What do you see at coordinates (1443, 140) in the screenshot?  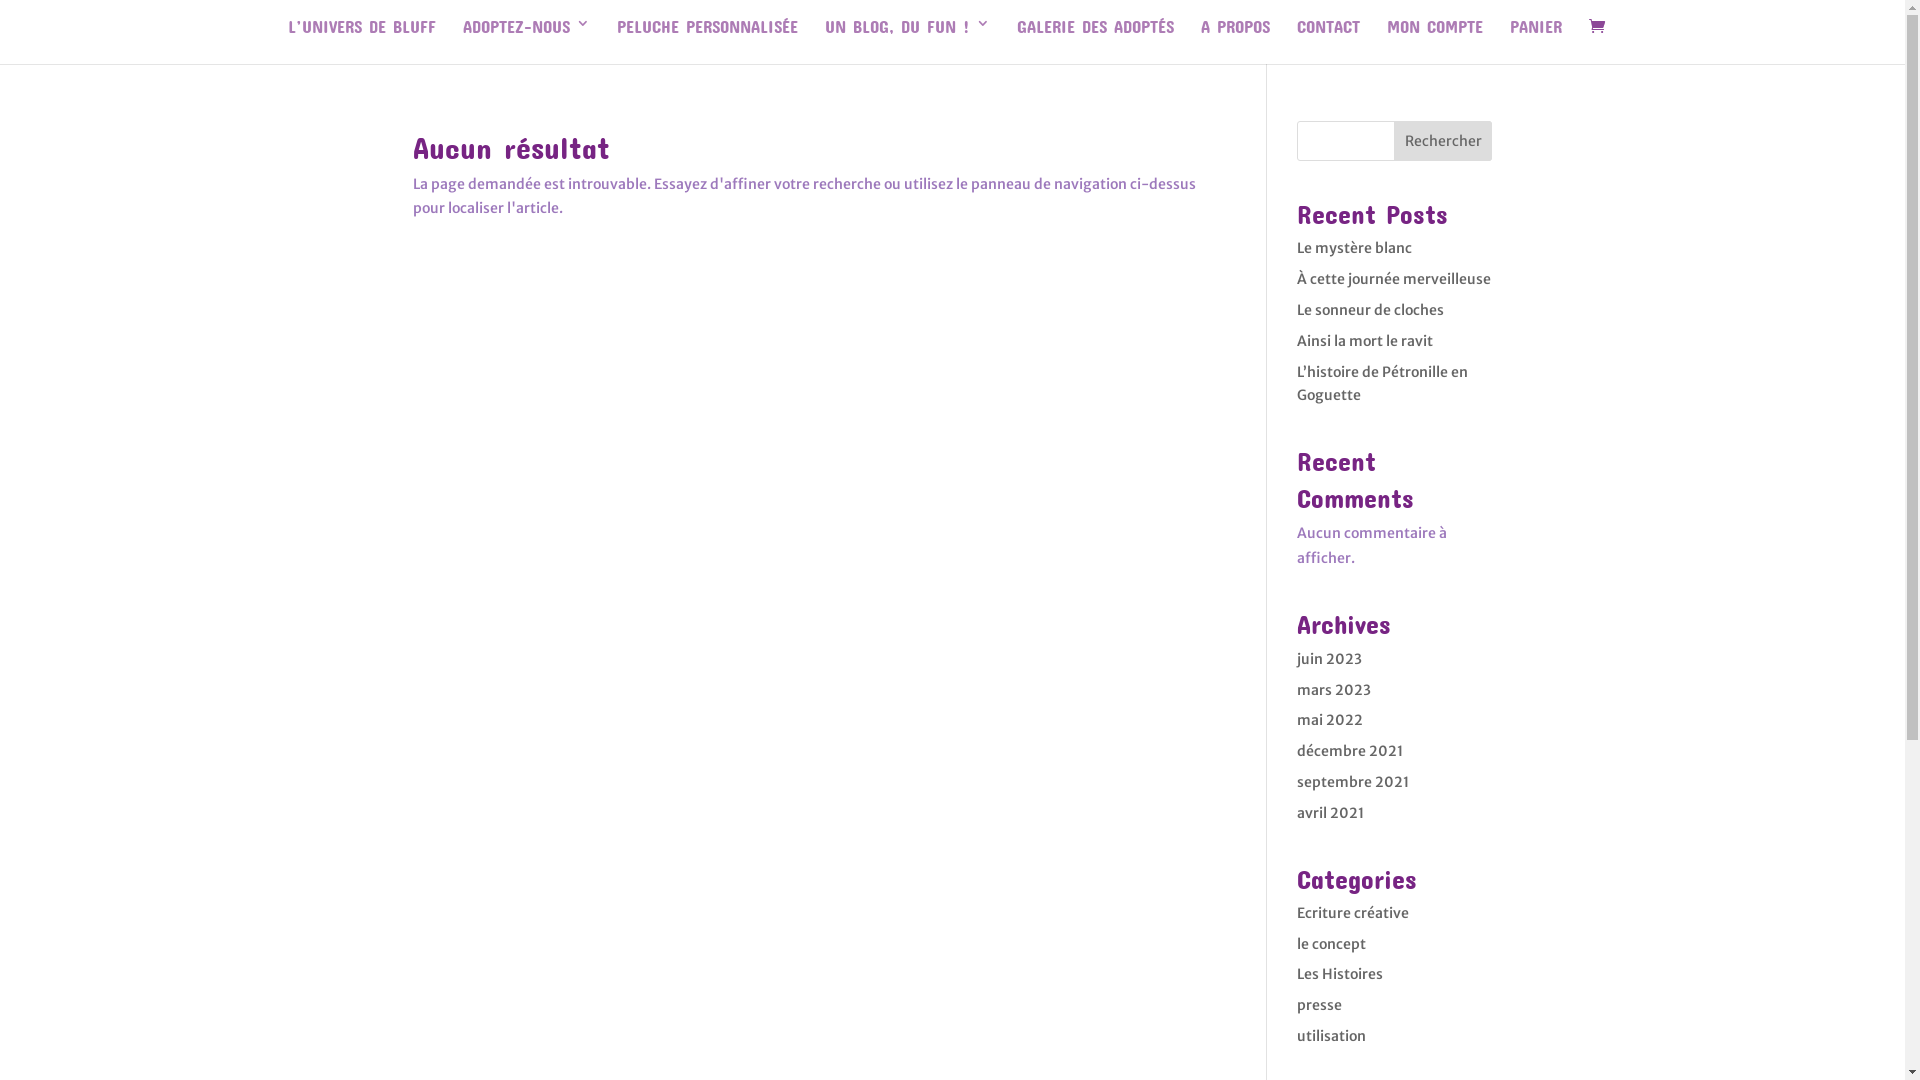 I see `'Rechercher'` at bounding box center [1443, 140].